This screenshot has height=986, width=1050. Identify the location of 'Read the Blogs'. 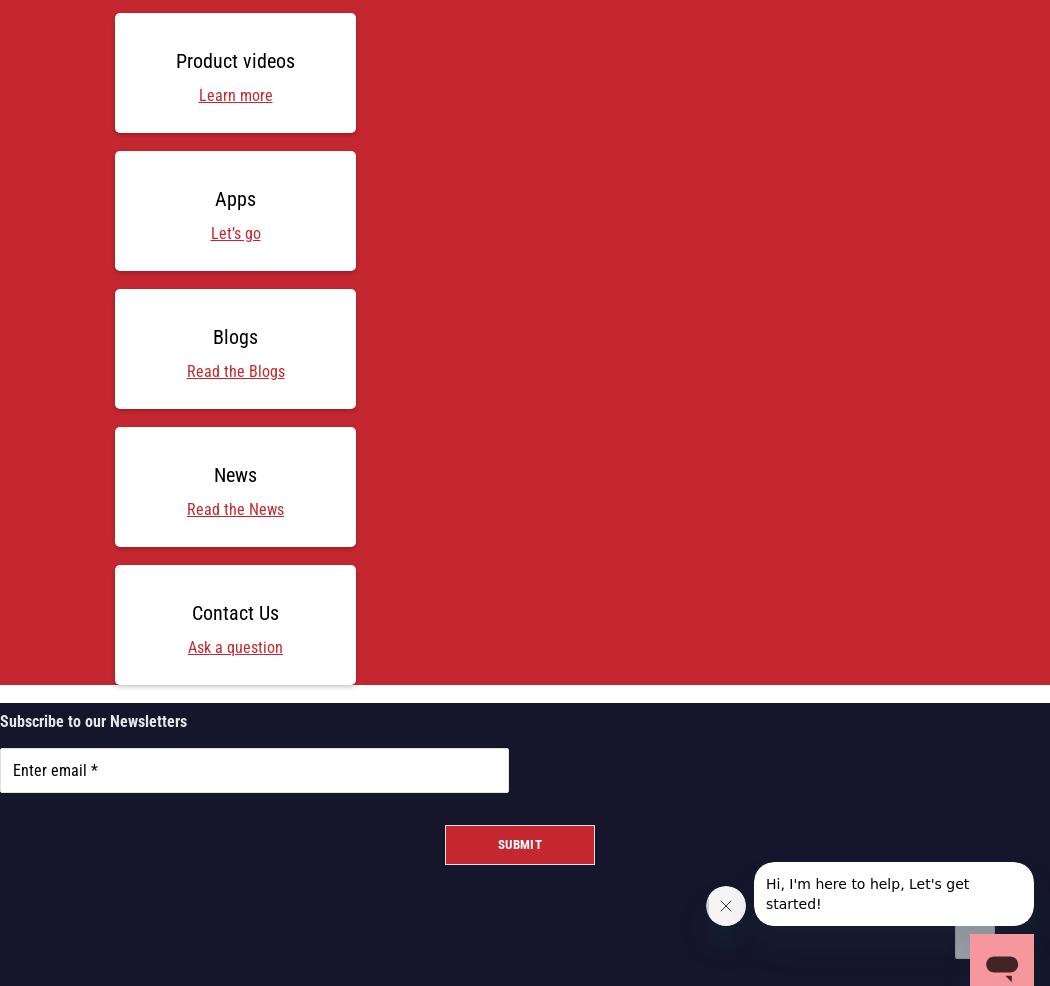
(185, 369).